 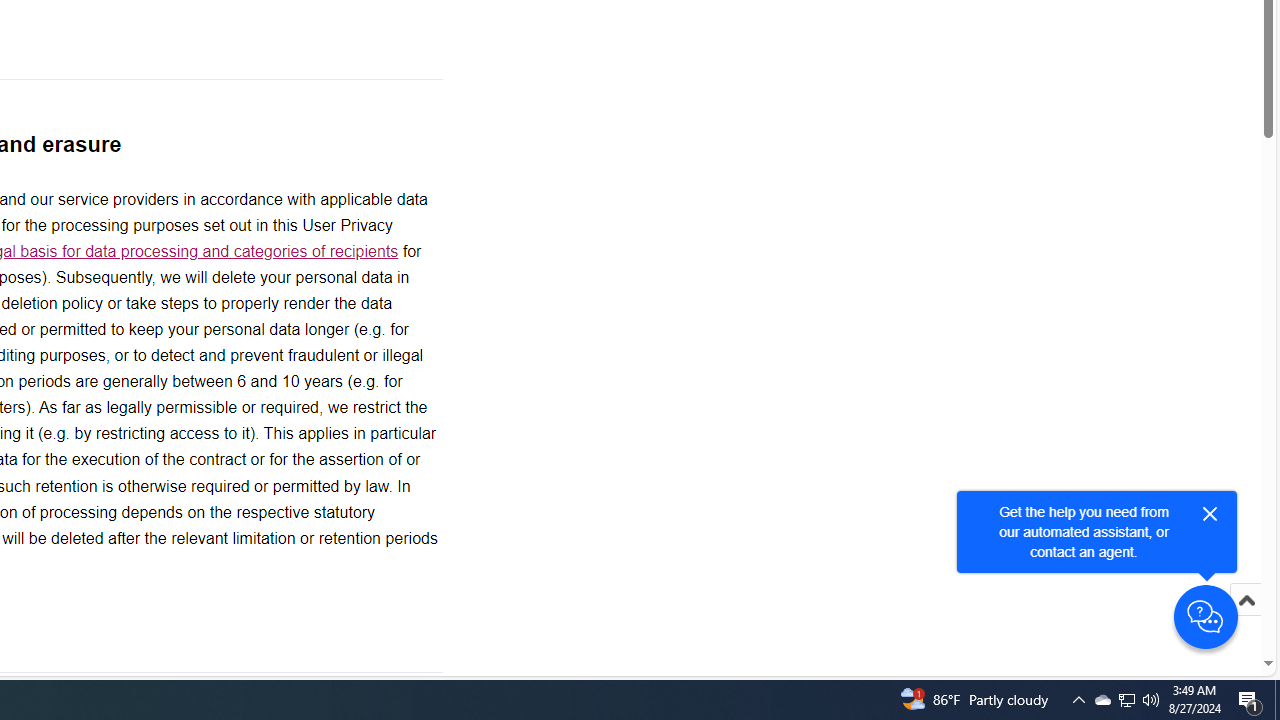 What do you see at coordinates (1245, 620) in the screenshot?
I see `'Scroll to top'` at bounding box center [1245, 620].